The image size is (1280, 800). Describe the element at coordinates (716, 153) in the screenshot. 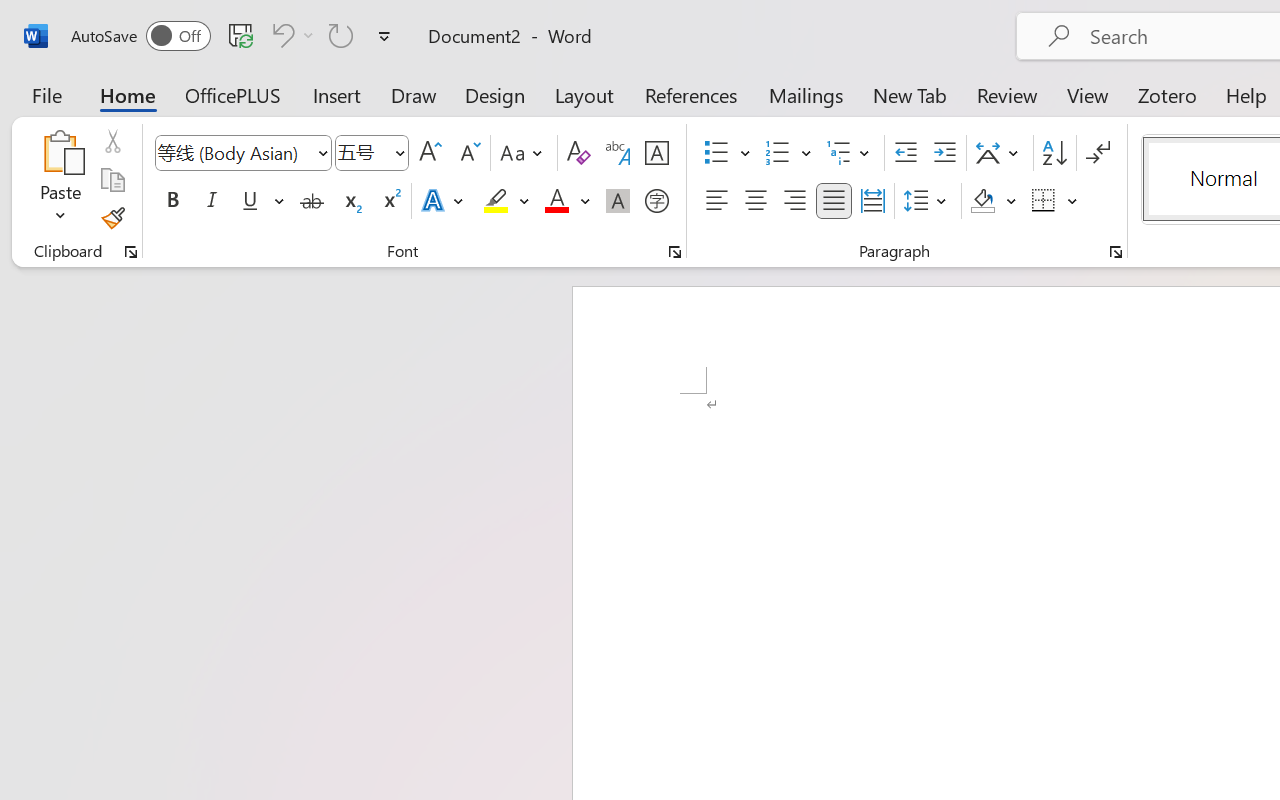

I see `'Bullets'` at that location.